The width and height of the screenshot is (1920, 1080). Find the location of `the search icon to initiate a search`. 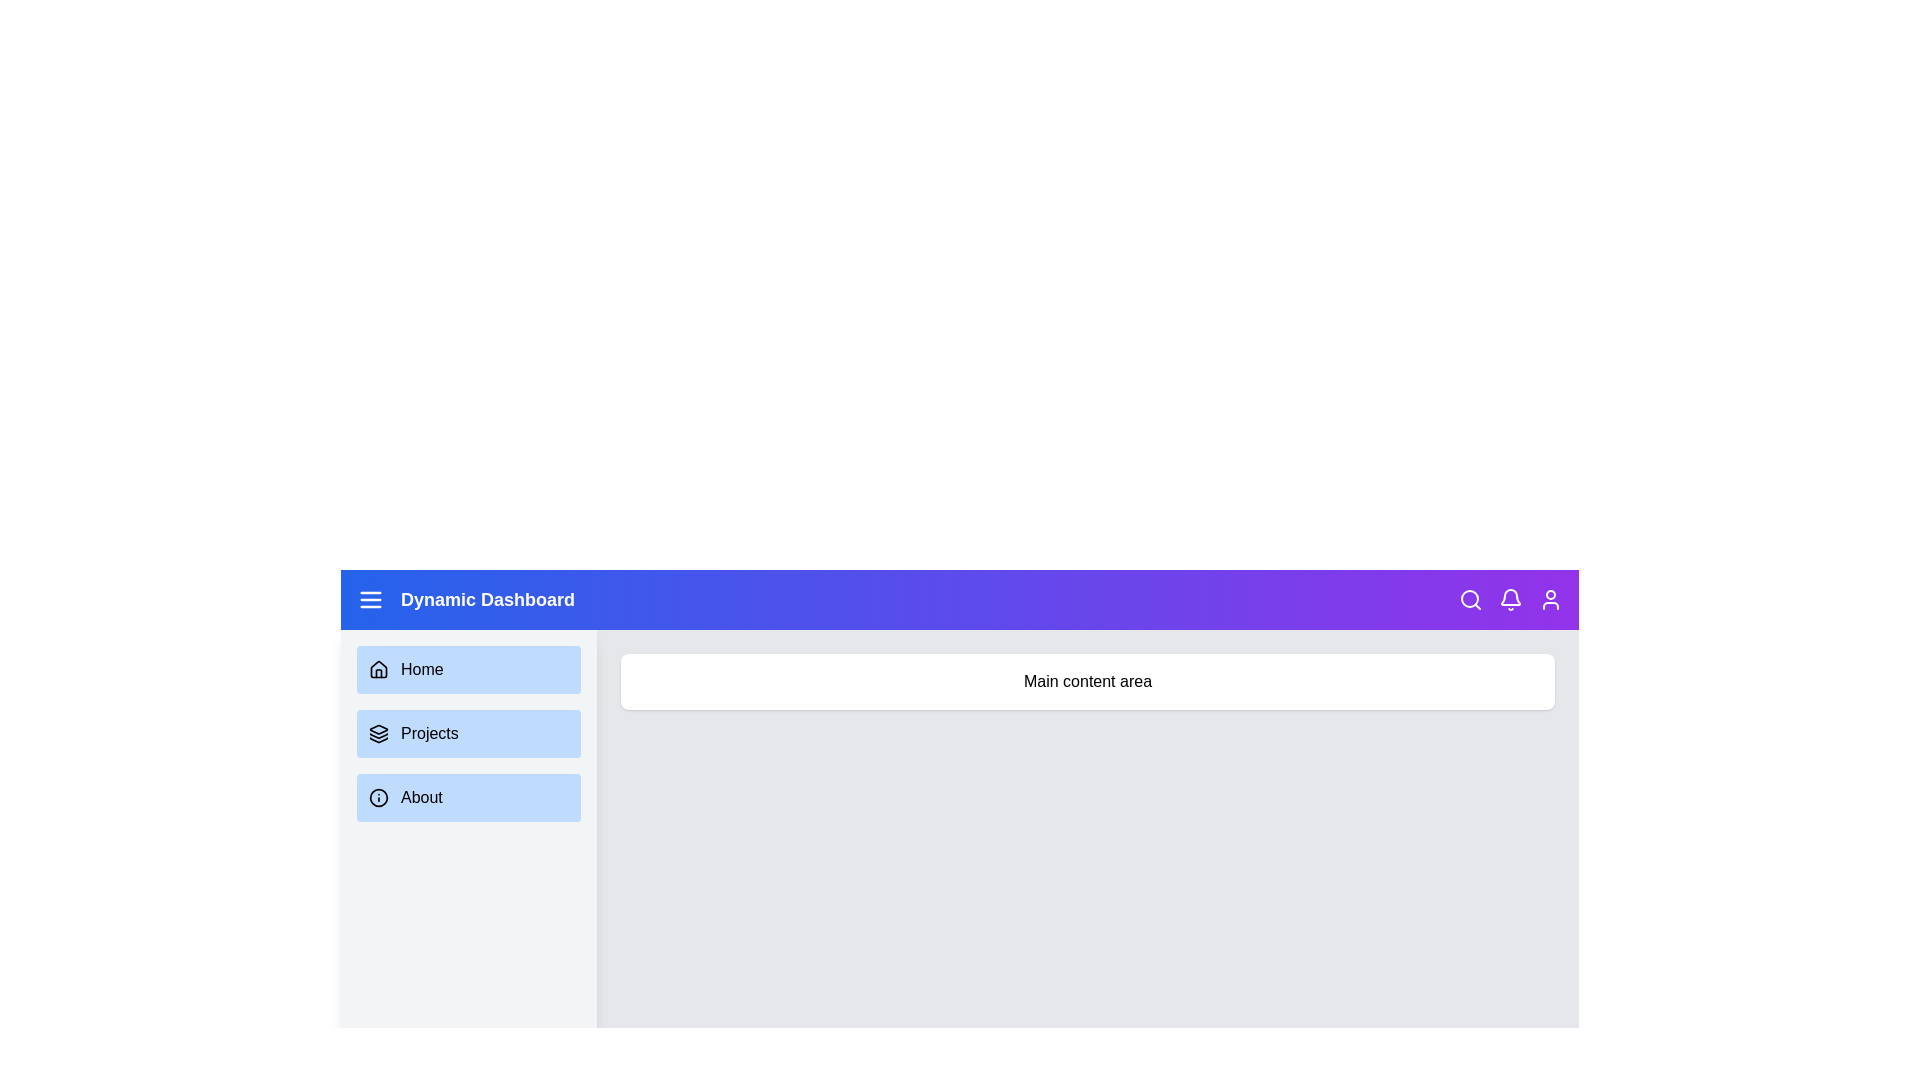

the search icon to initiate a search is located at coordinates (1470, 599).